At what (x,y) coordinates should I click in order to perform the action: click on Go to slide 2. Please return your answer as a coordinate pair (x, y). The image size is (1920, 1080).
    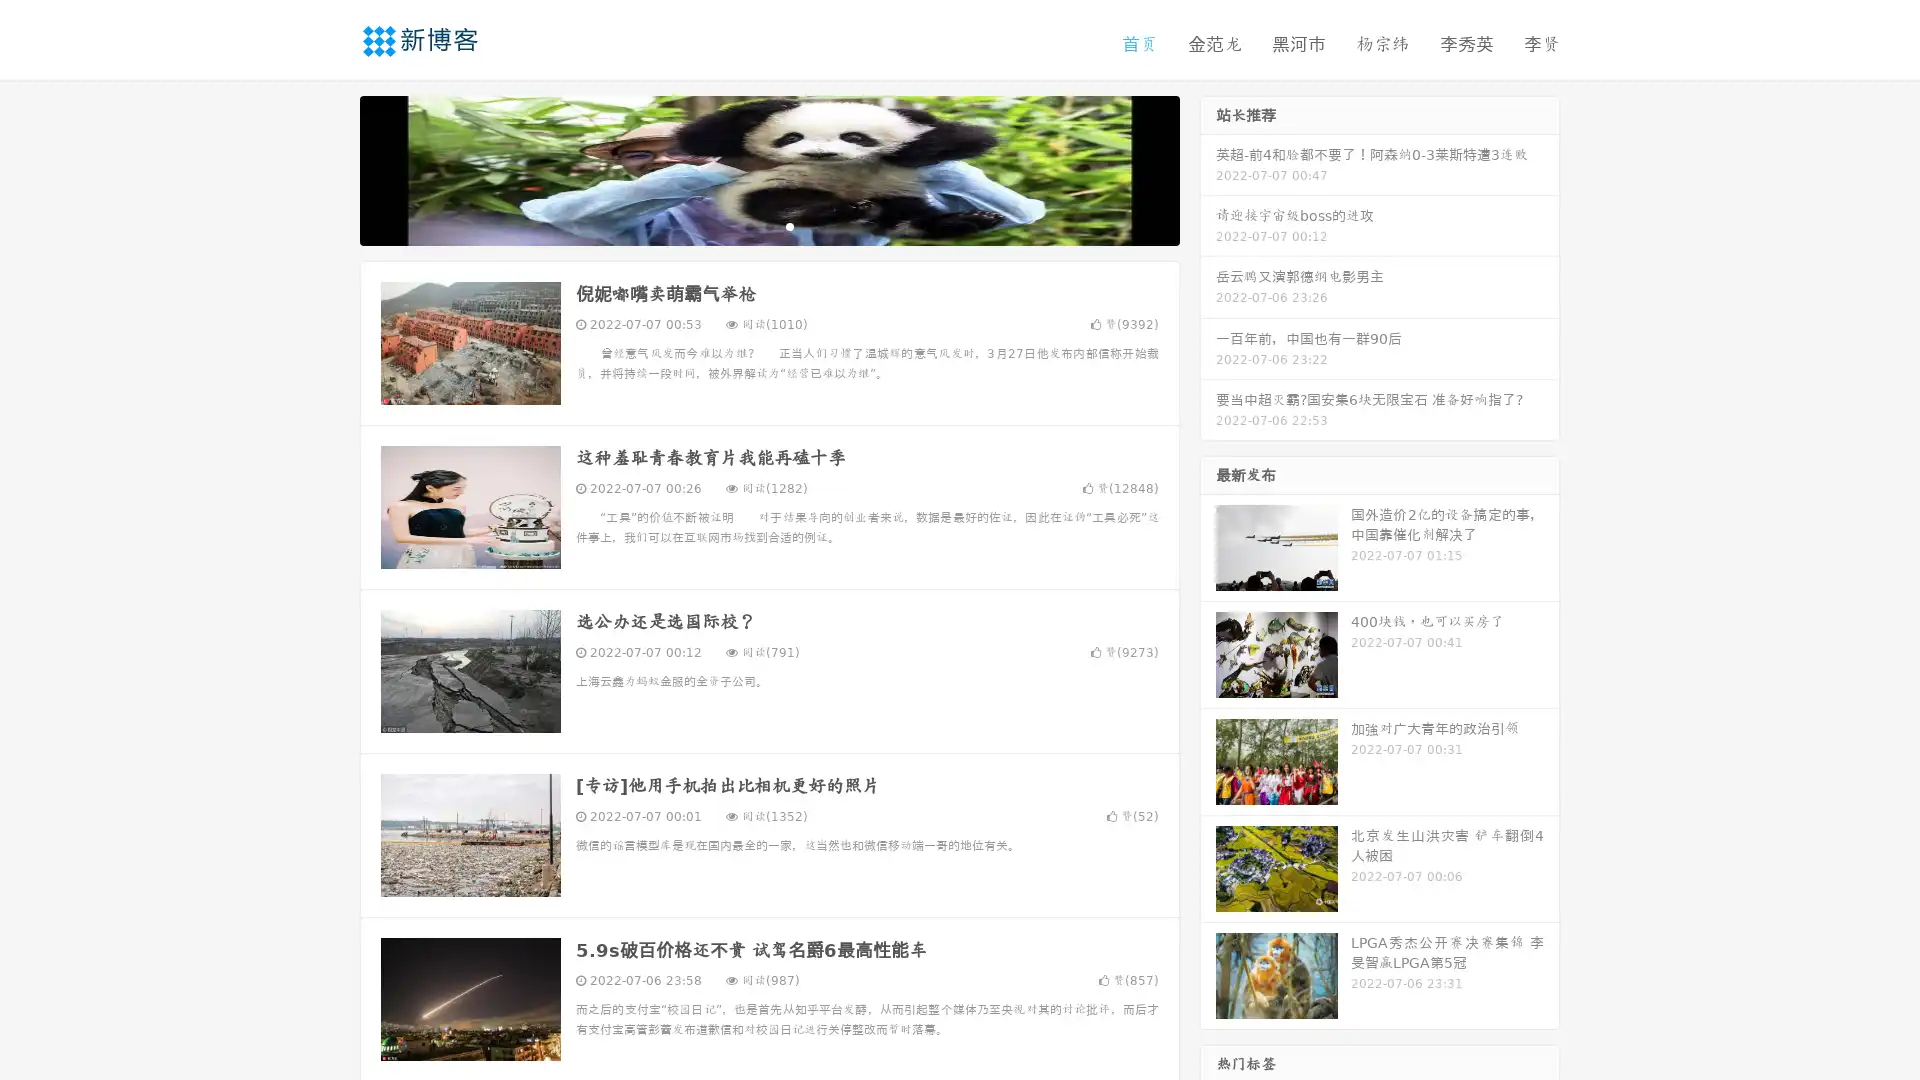
    Looking at the image, I should click on (768, 225).